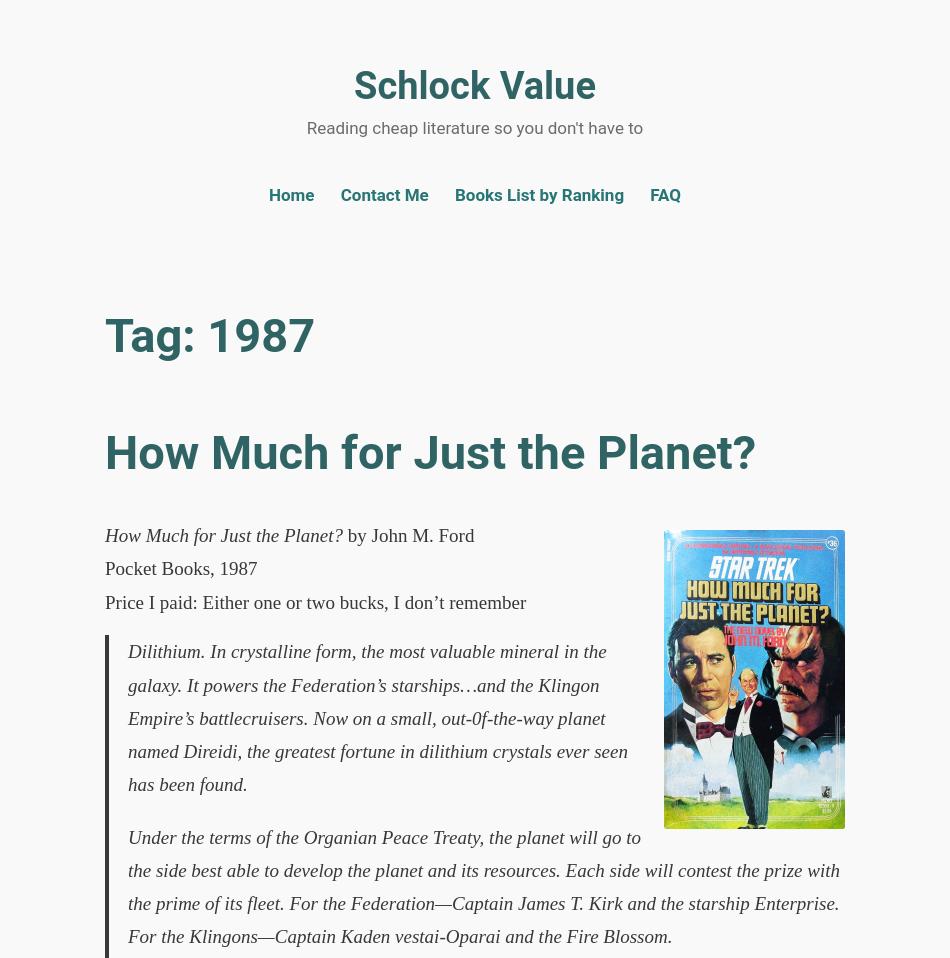  Describe the element at coordinates (155, 334) in the screenshot. I see `'Tag:'` at that location.